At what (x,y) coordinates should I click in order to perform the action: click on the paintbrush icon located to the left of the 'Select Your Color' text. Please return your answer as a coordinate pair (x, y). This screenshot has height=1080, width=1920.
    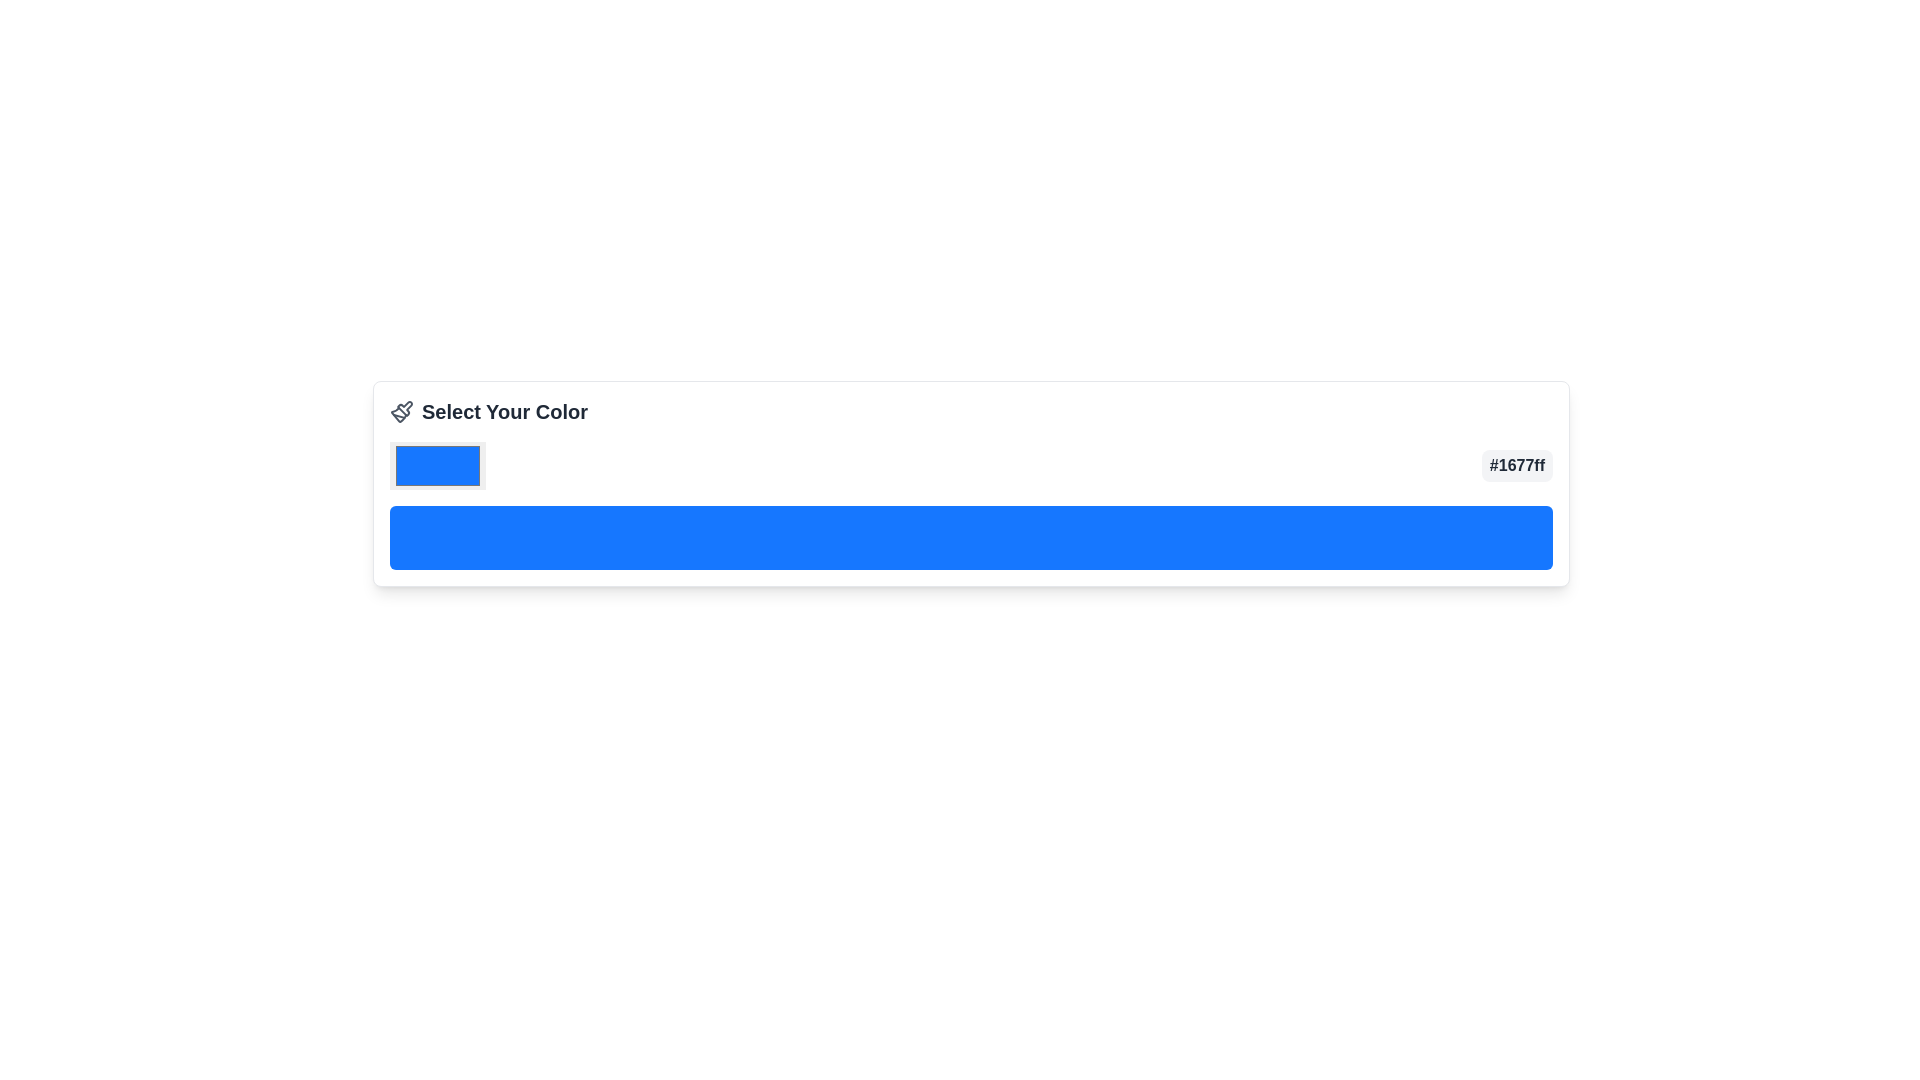
    Looking at the image, I should click on (401, 411).